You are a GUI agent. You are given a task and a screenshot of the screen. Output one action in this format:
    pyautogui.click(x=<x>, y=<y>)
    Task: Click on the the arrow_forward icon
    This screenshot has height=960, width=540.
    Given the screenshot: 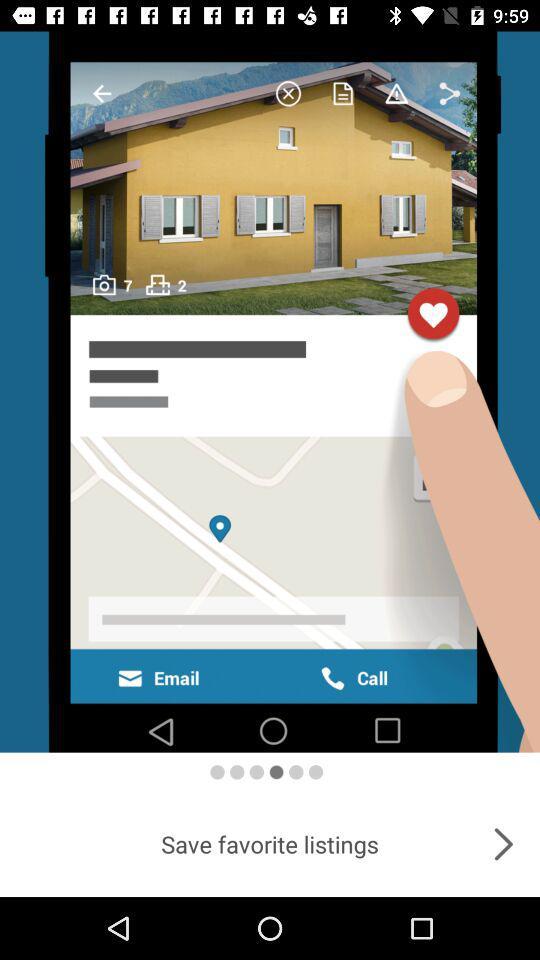 What is the action you would take?
    pyautogui.click(x=502, y=843)
    